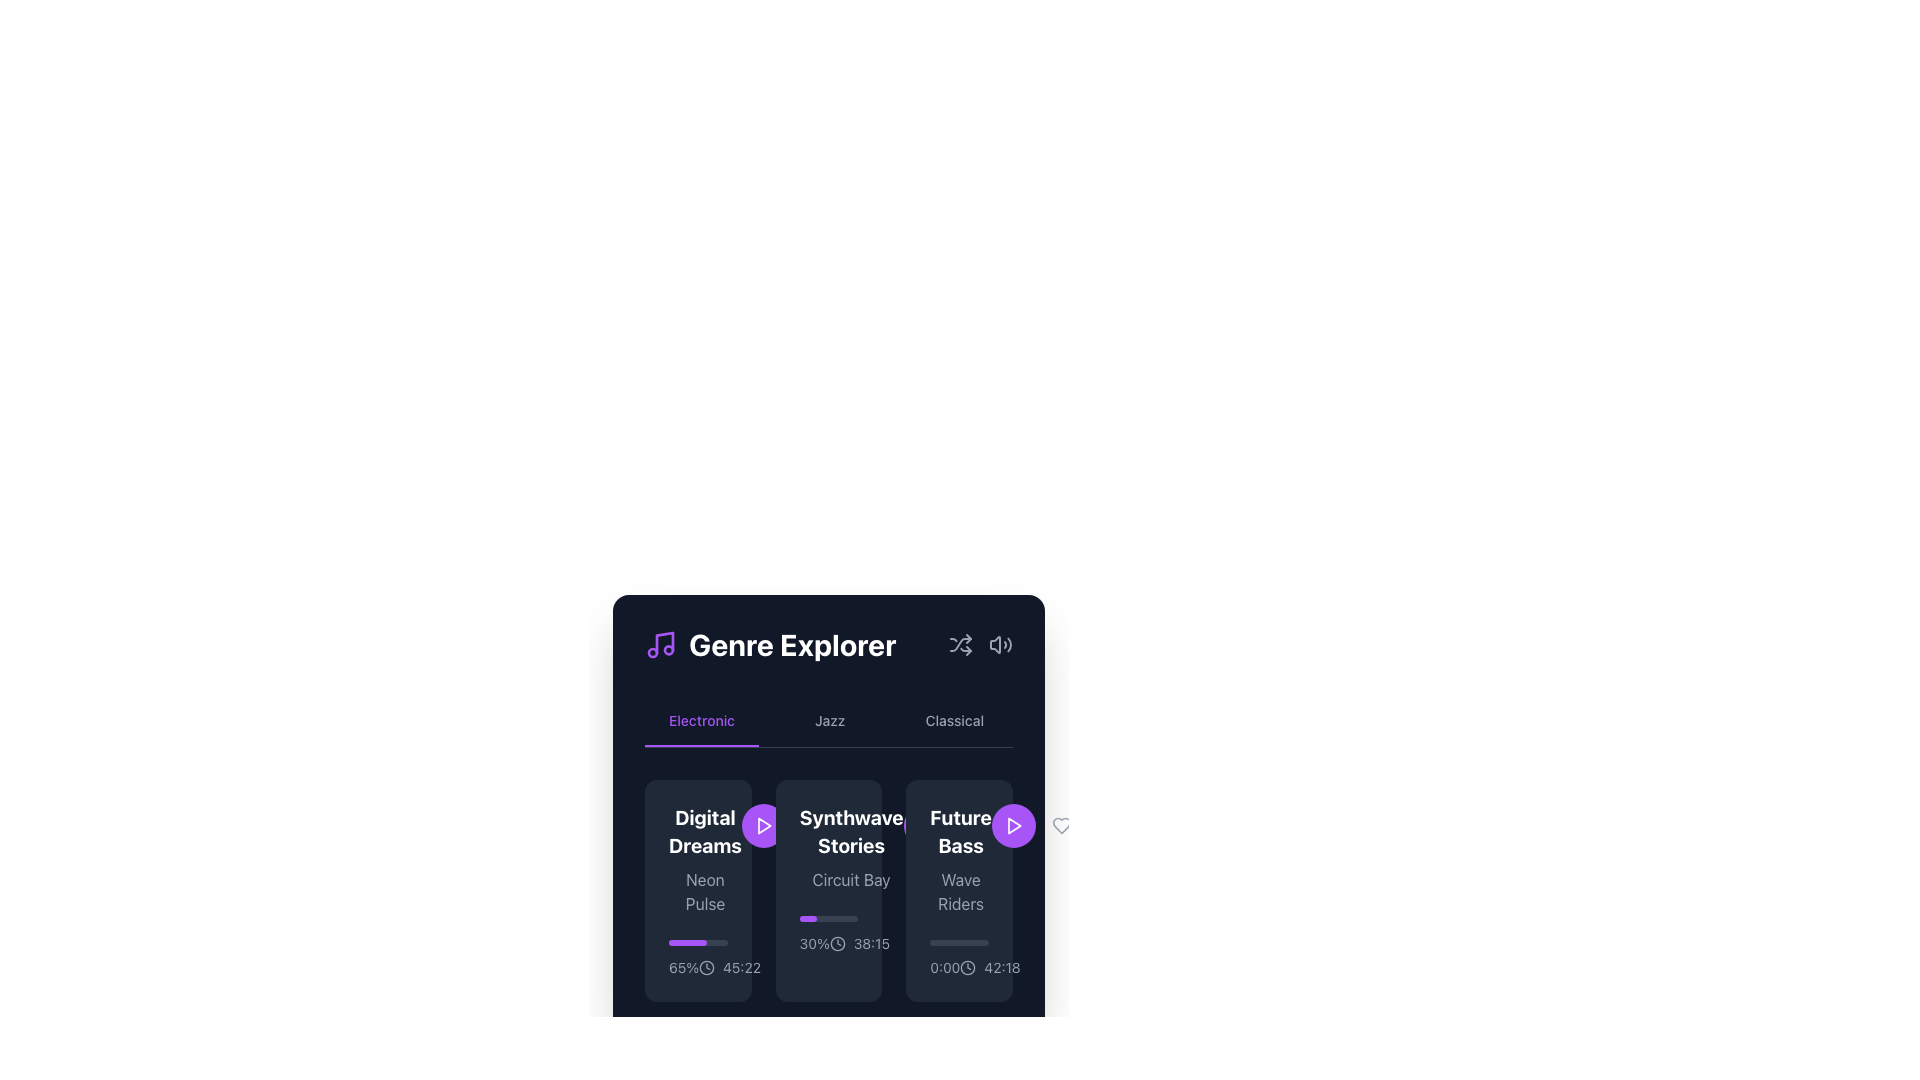 This screenshot has width=1920, height=1080. What do you see at coordinates (762, 825) in the screenshot?
I see `the play button located at the first position of the two interactive elements in the music player panel to observe its hover effect` at bounding box center [762, 825].